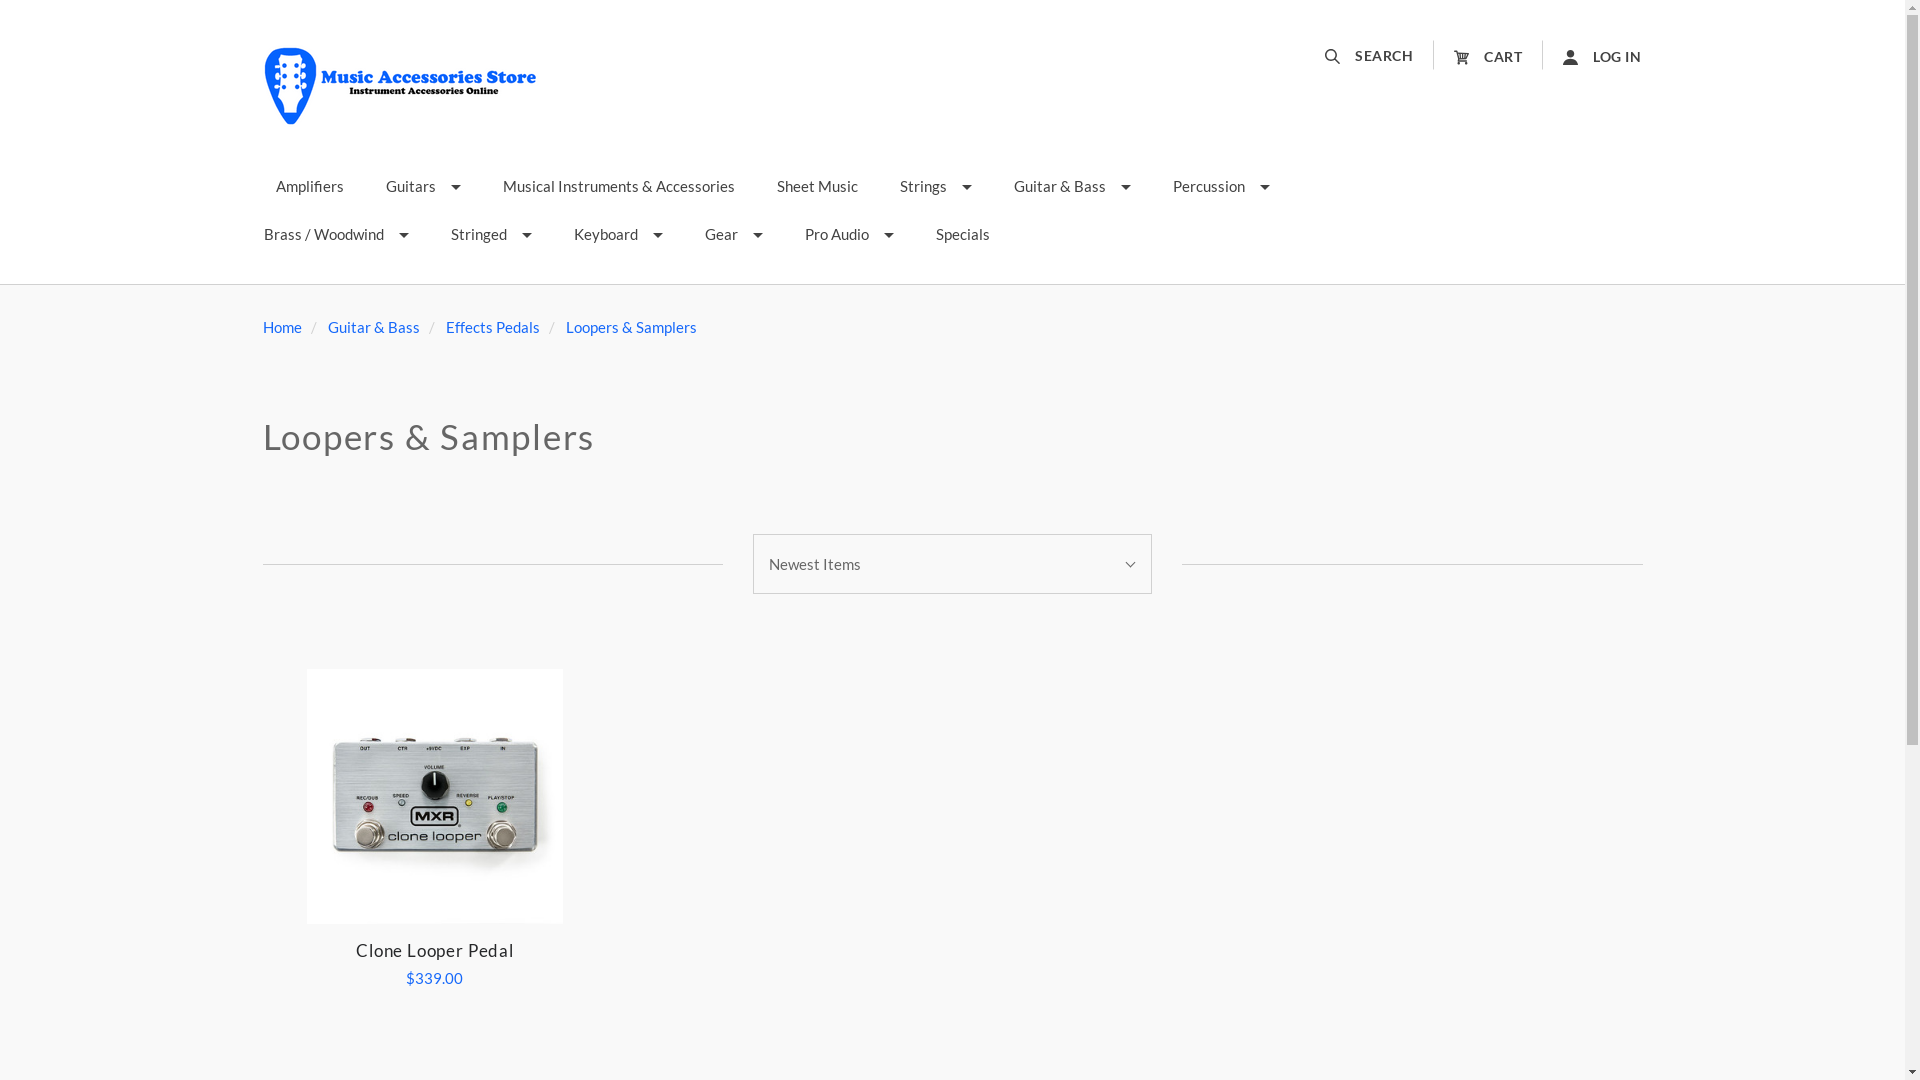 The height and width of the screenshot is (1080, 1920). I want to click on 'Gear', so click(733, 234).